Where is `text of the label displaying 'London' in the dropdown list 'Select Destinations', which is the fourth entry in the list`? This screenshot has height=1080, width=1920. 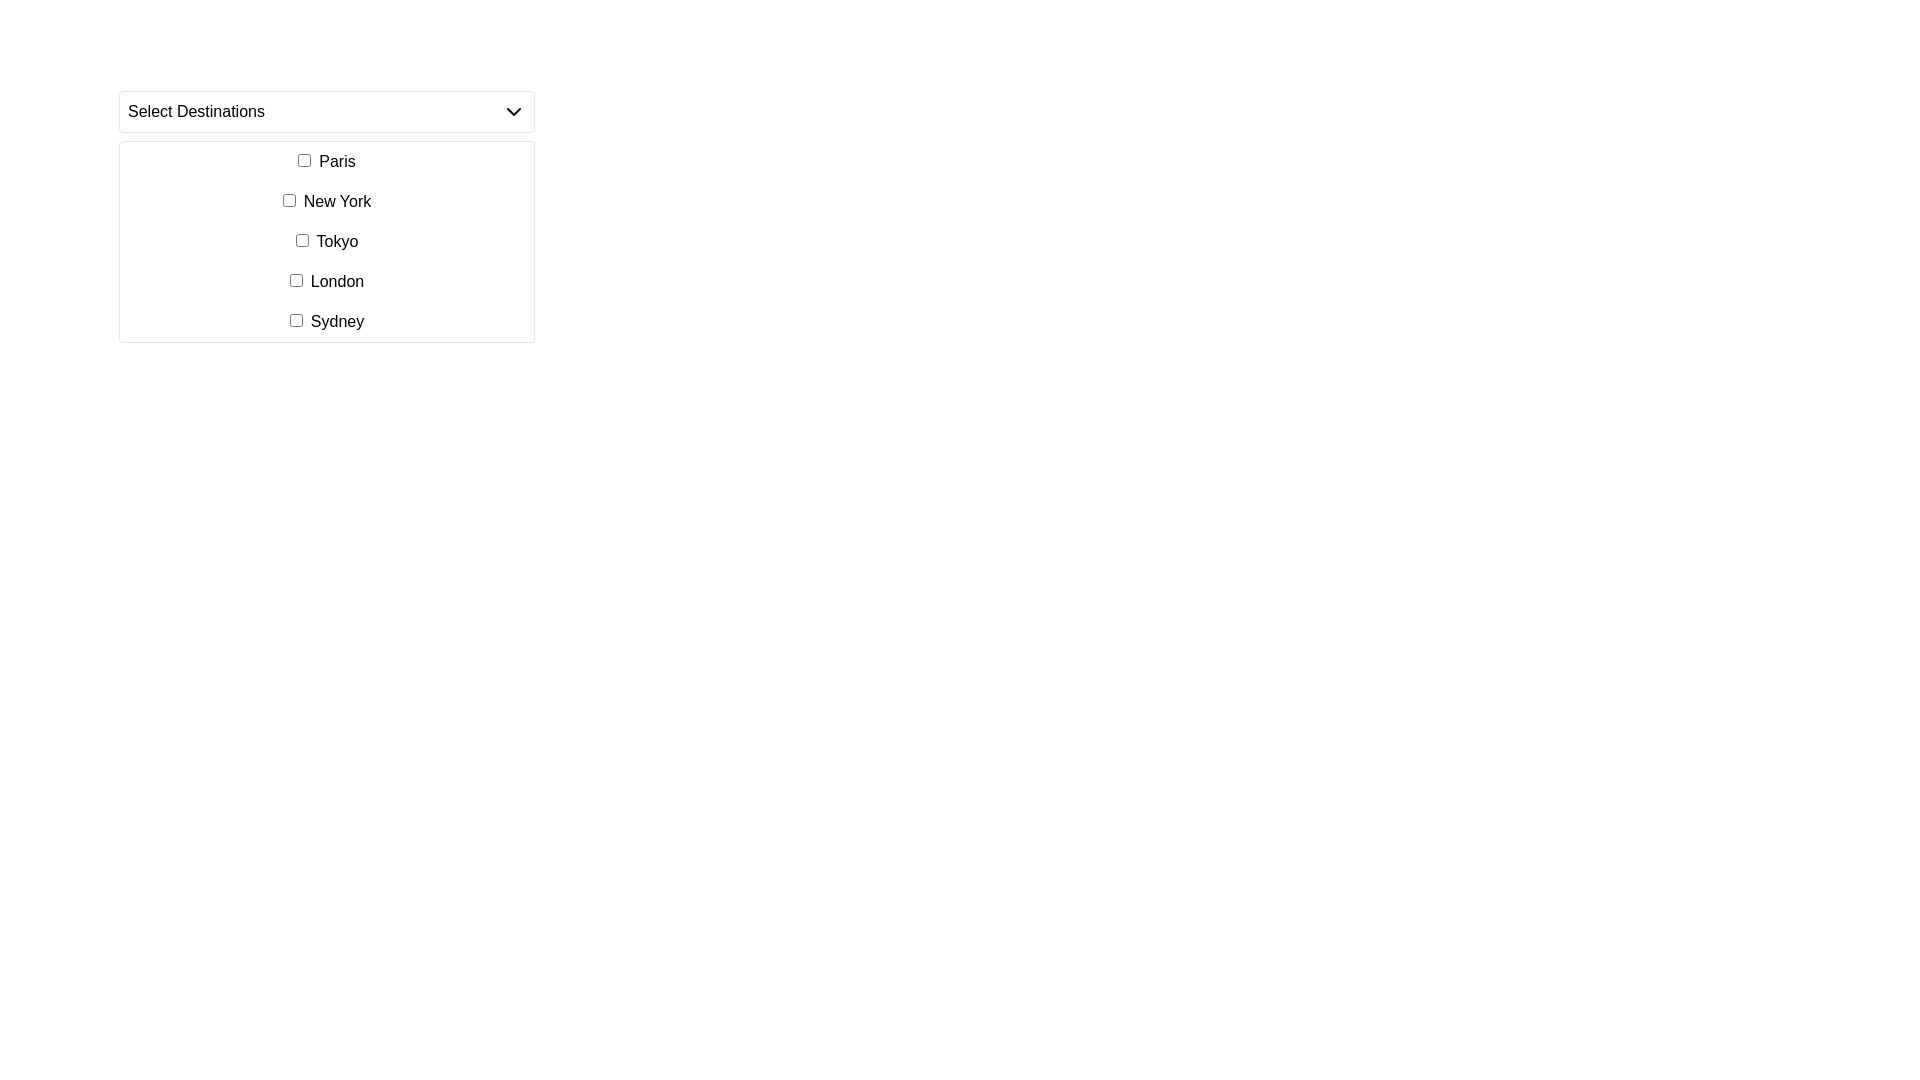
text of the label displaying 'London' in the dropdown list 'Select Destinations', which is the fourth entry in the list is located at coordinates (337, 281).